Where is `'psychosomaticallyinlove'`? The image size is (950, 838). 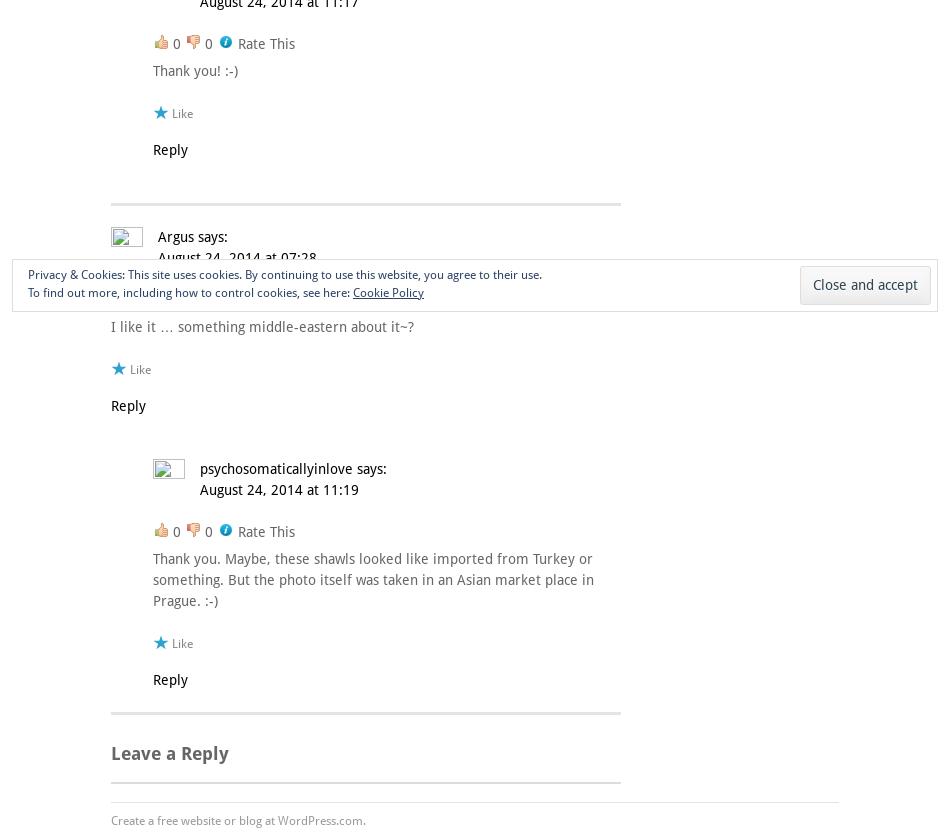 'psychosomaticallyinlove' is located at coordinates (199, 468).